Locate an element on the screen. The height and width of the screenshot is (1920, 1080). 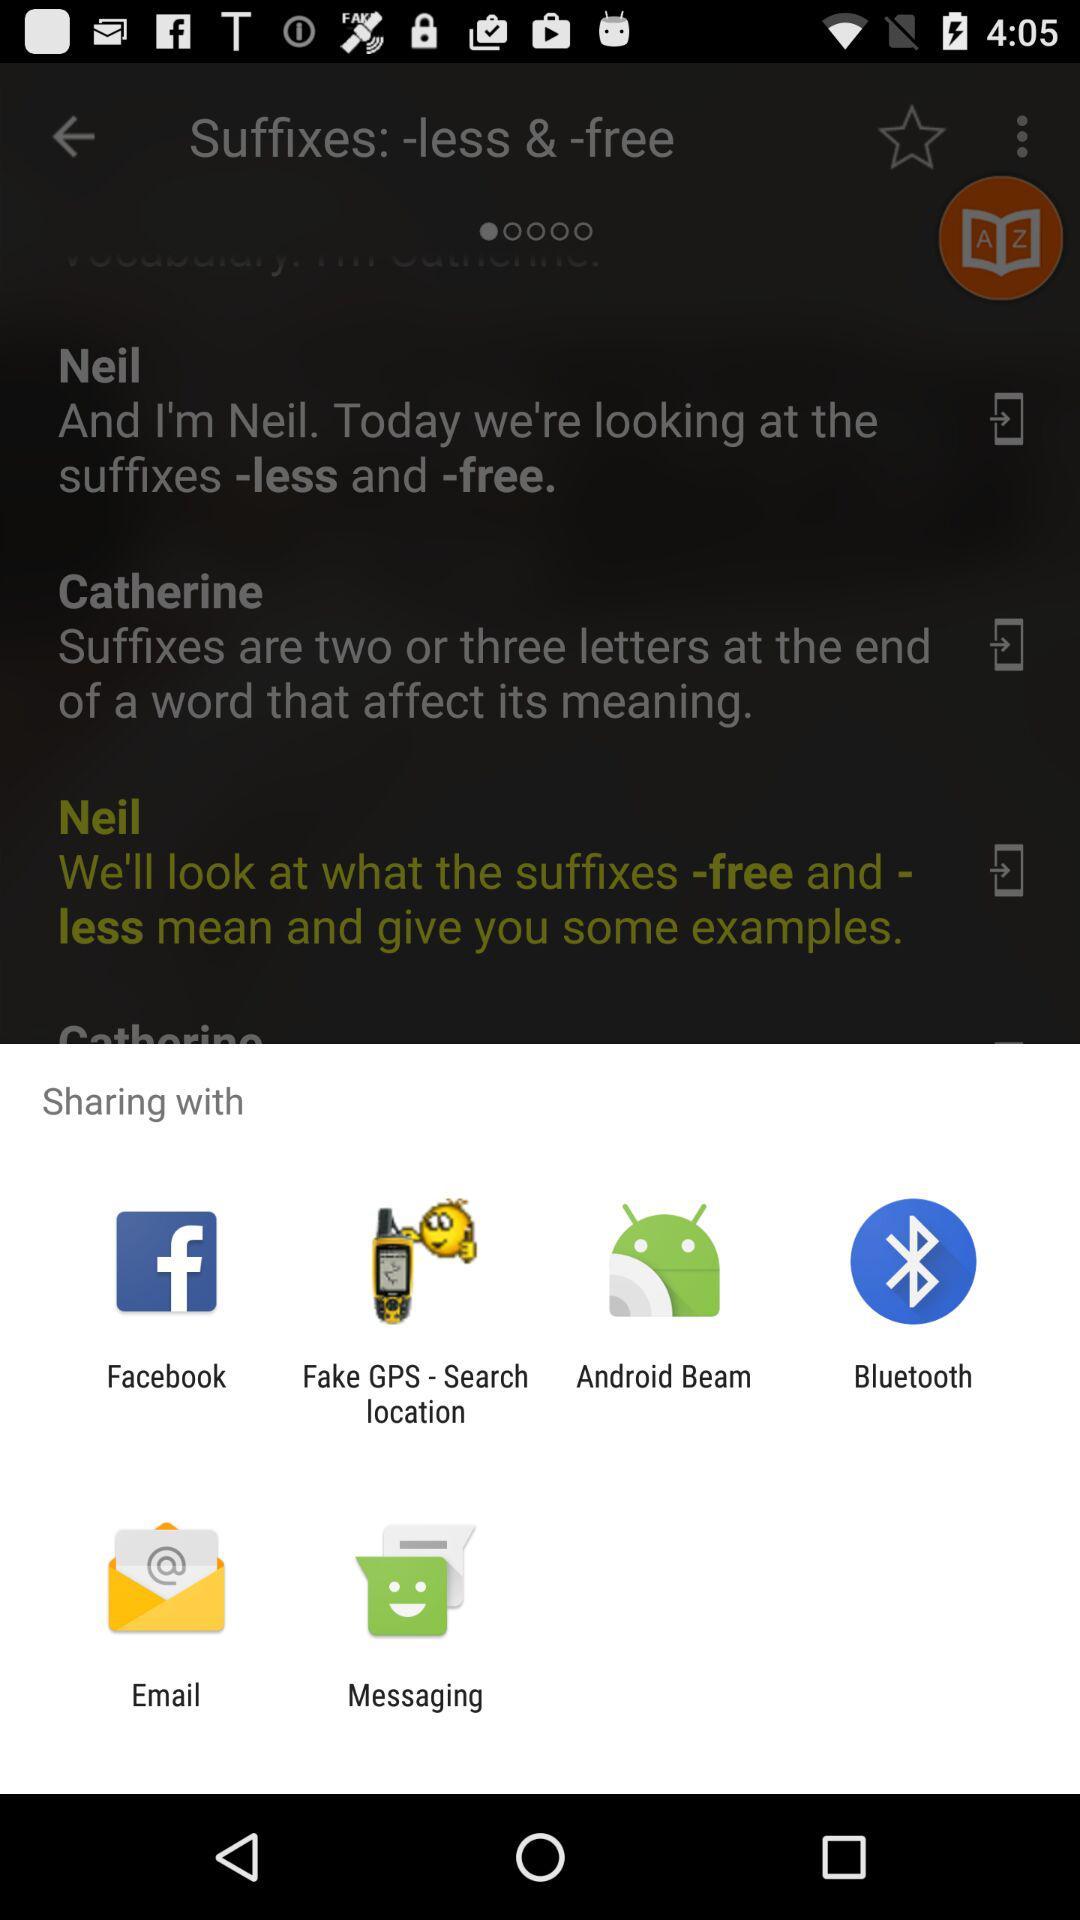
the fake gps search is located at coordinates (414, 1392).